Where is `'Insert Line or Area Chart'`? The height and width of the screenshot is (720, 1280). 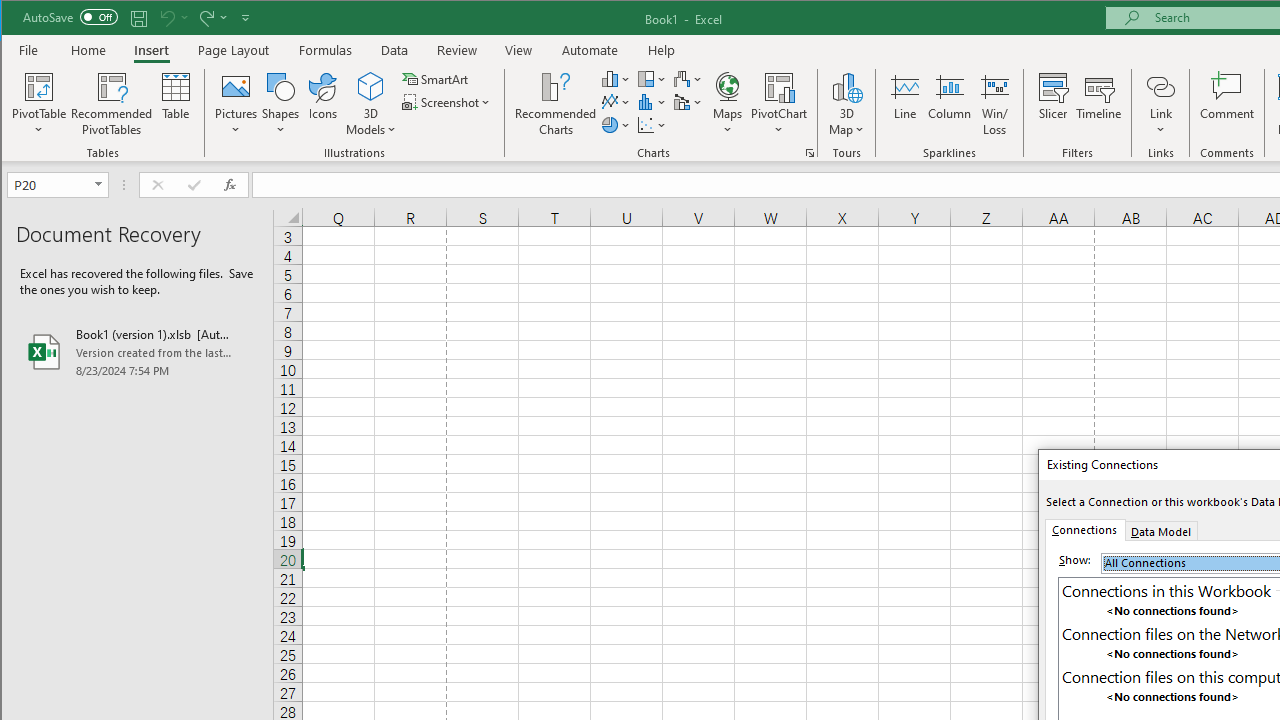
'Insert Line or Area Chart' is located at coordinates (615, 102).